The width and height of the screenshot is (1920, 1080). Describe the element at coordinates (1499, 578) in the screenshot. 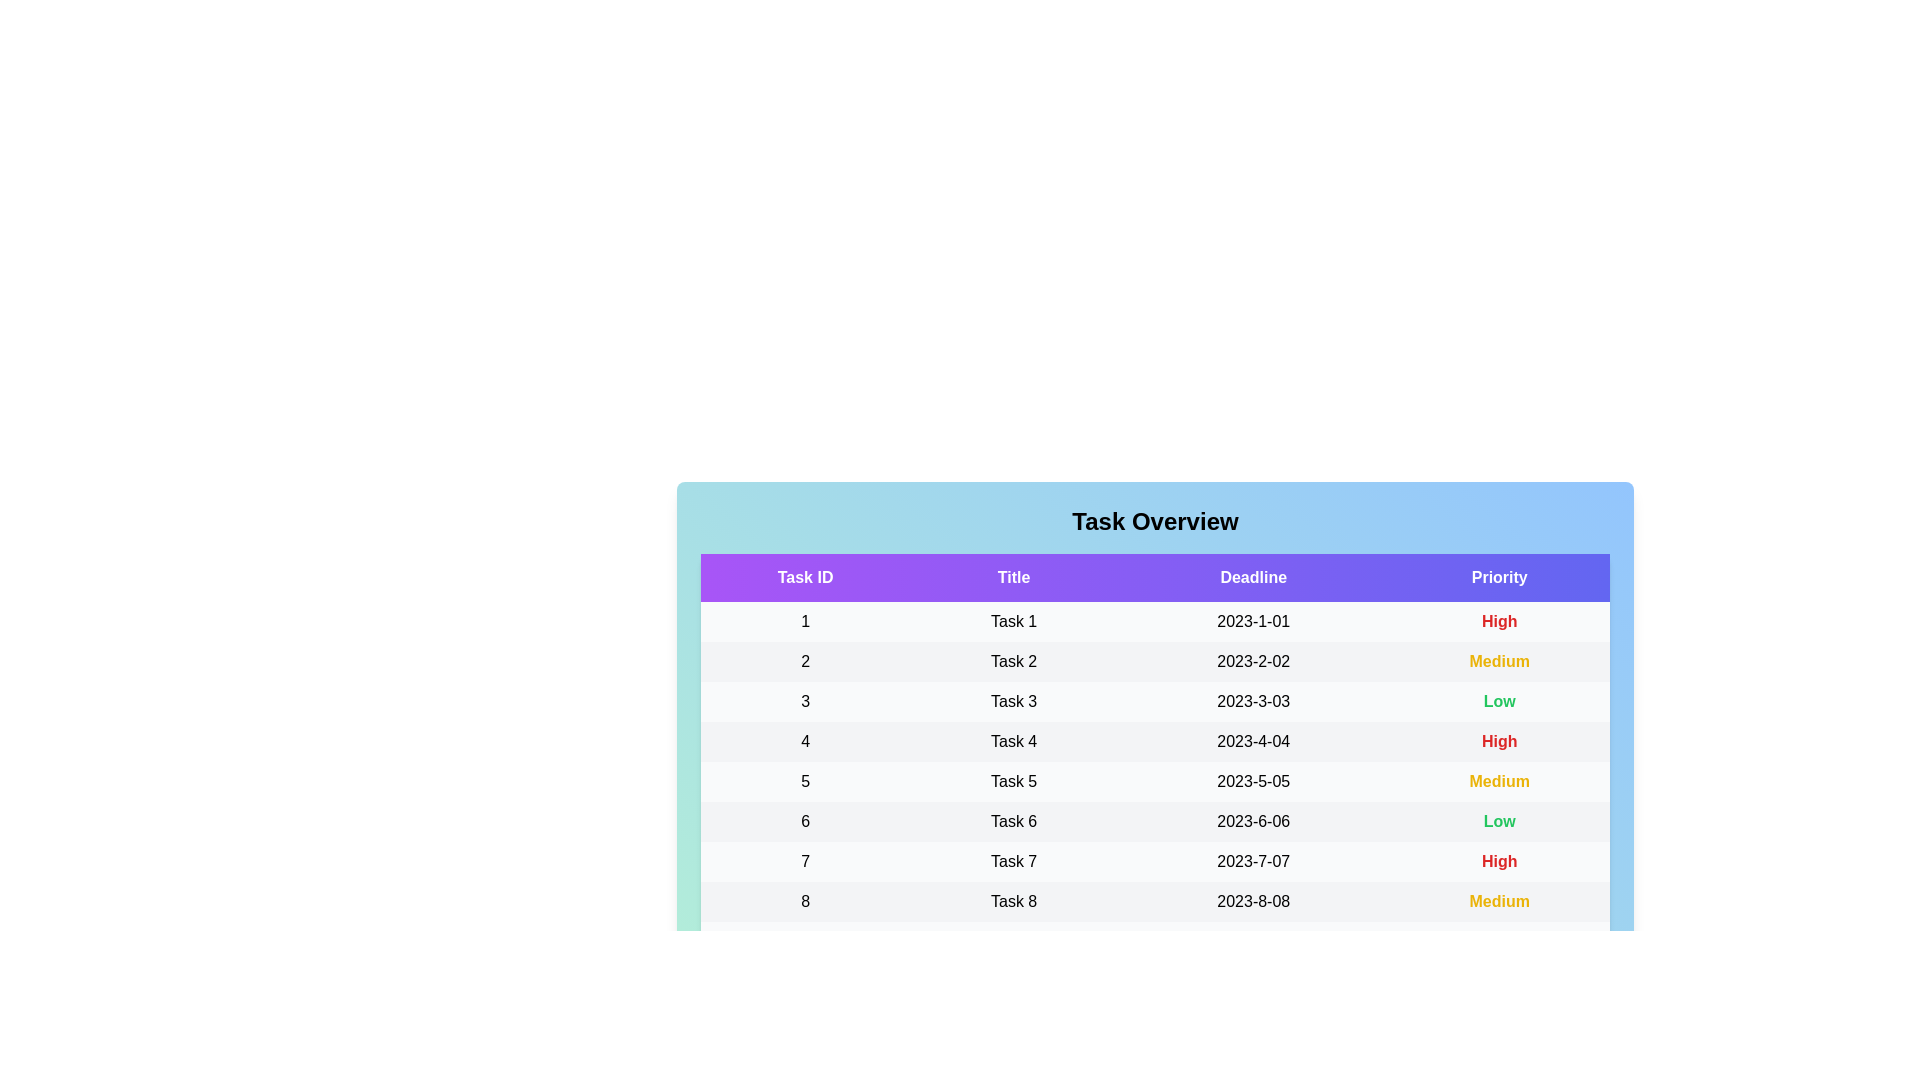

I see `the column header Priority to sort the tasks by that column` at that location.